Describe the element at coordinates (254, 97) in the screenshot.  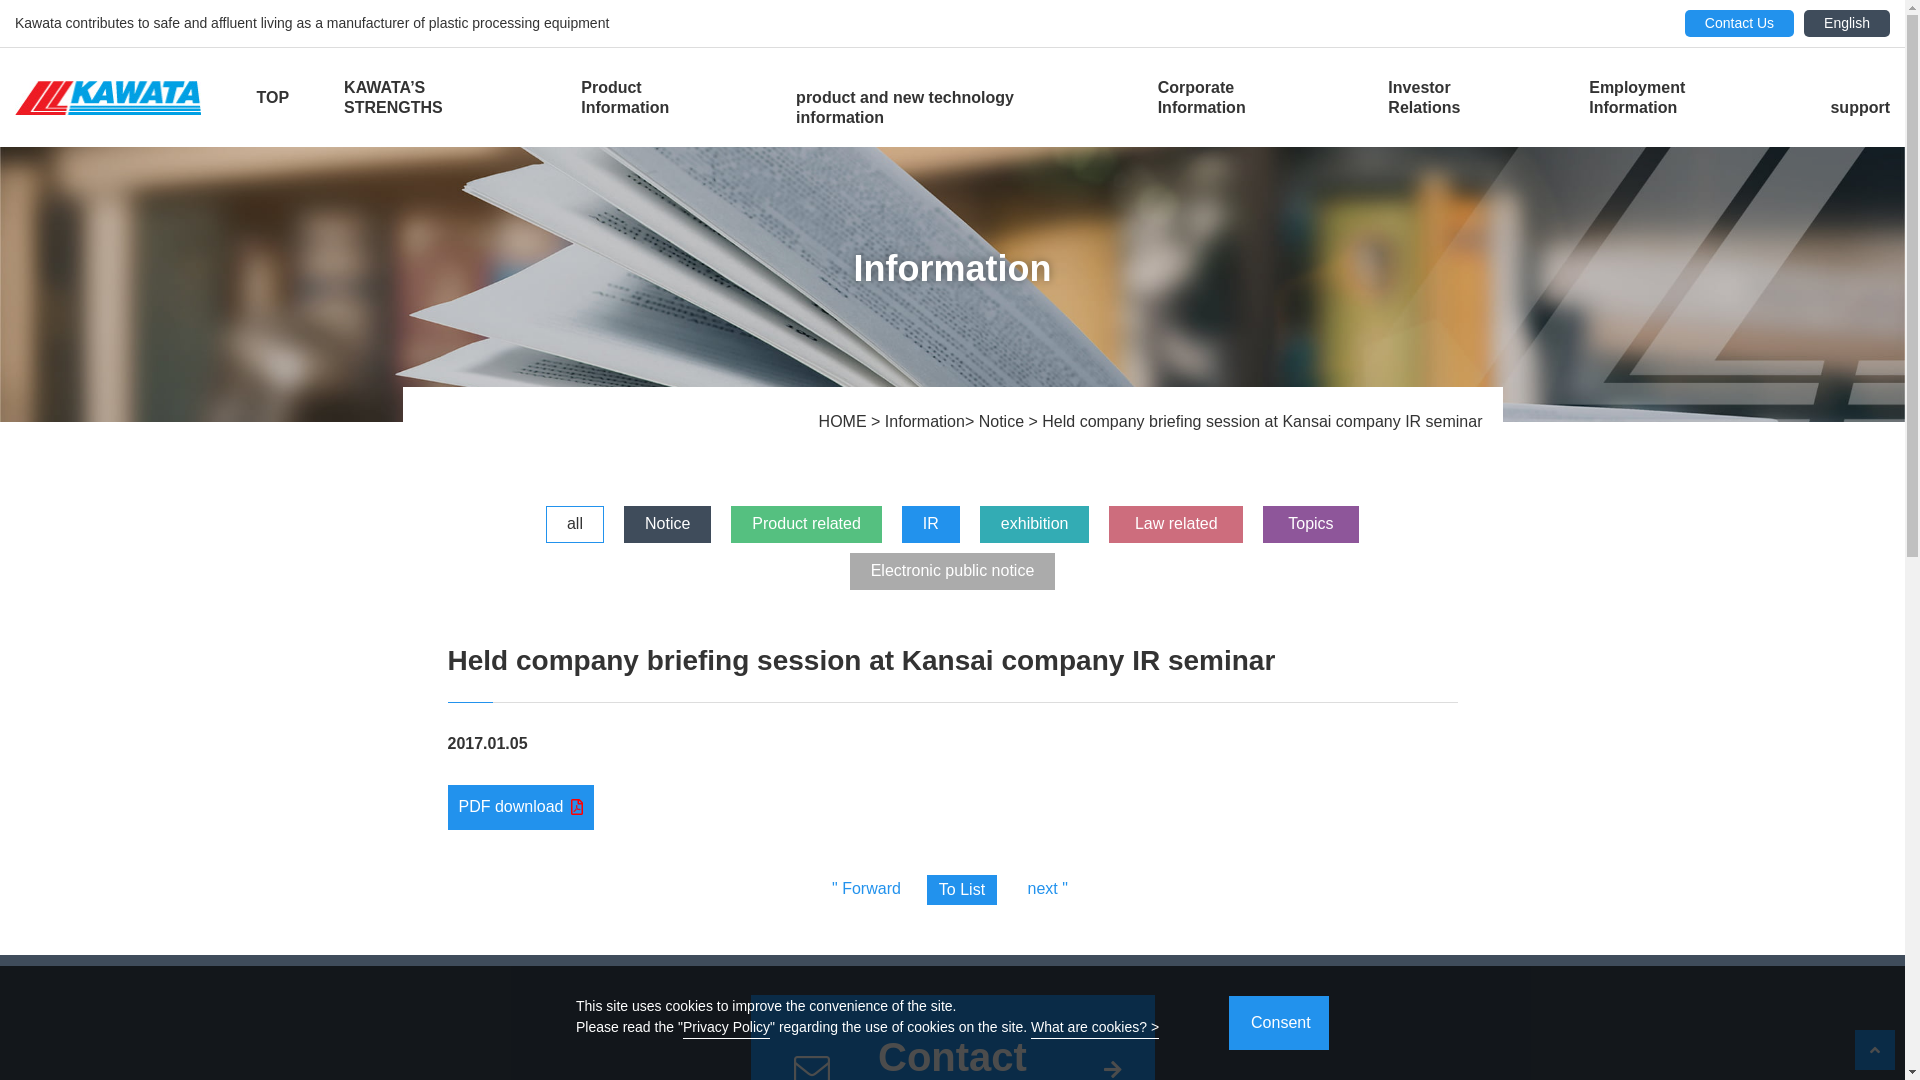
I see `'TOP'` at that location.